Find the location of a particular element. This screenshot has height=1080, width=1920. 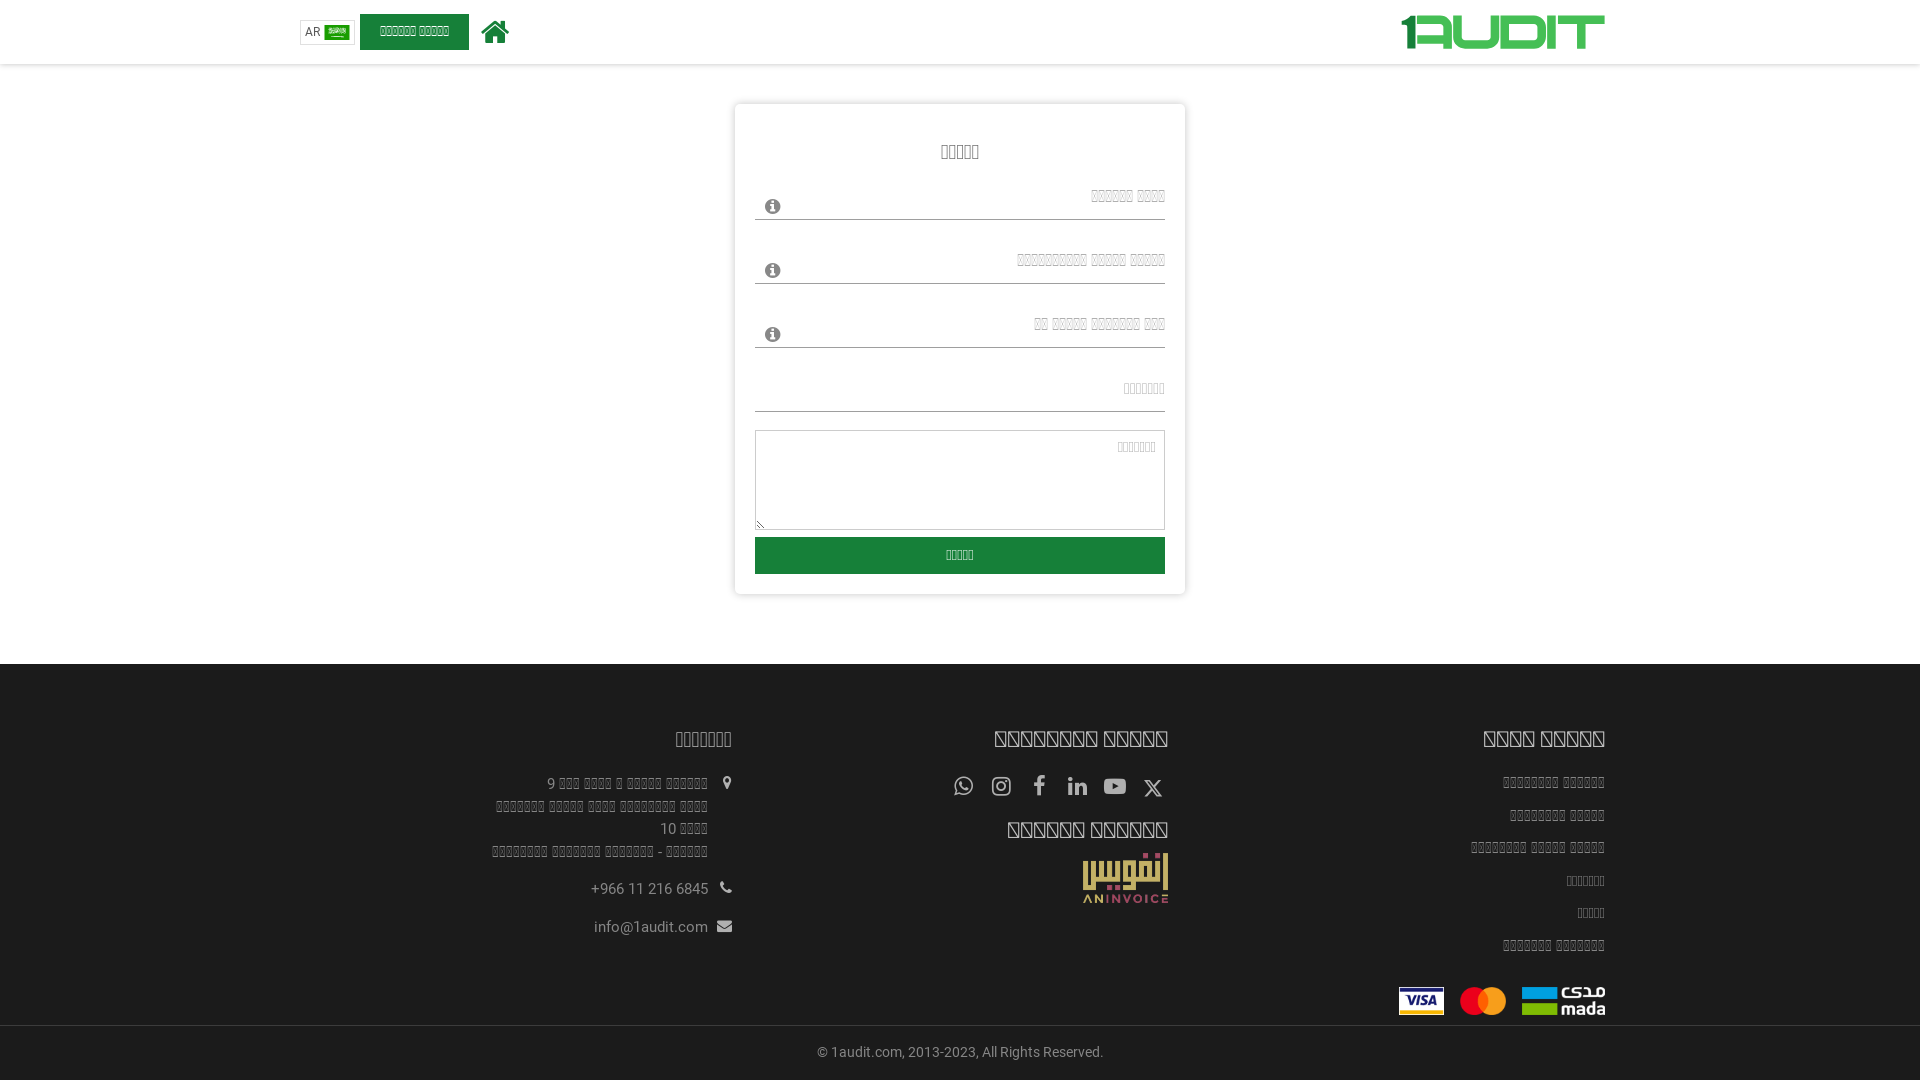

'aninvoice.com' is located at coordinates (960, 877).